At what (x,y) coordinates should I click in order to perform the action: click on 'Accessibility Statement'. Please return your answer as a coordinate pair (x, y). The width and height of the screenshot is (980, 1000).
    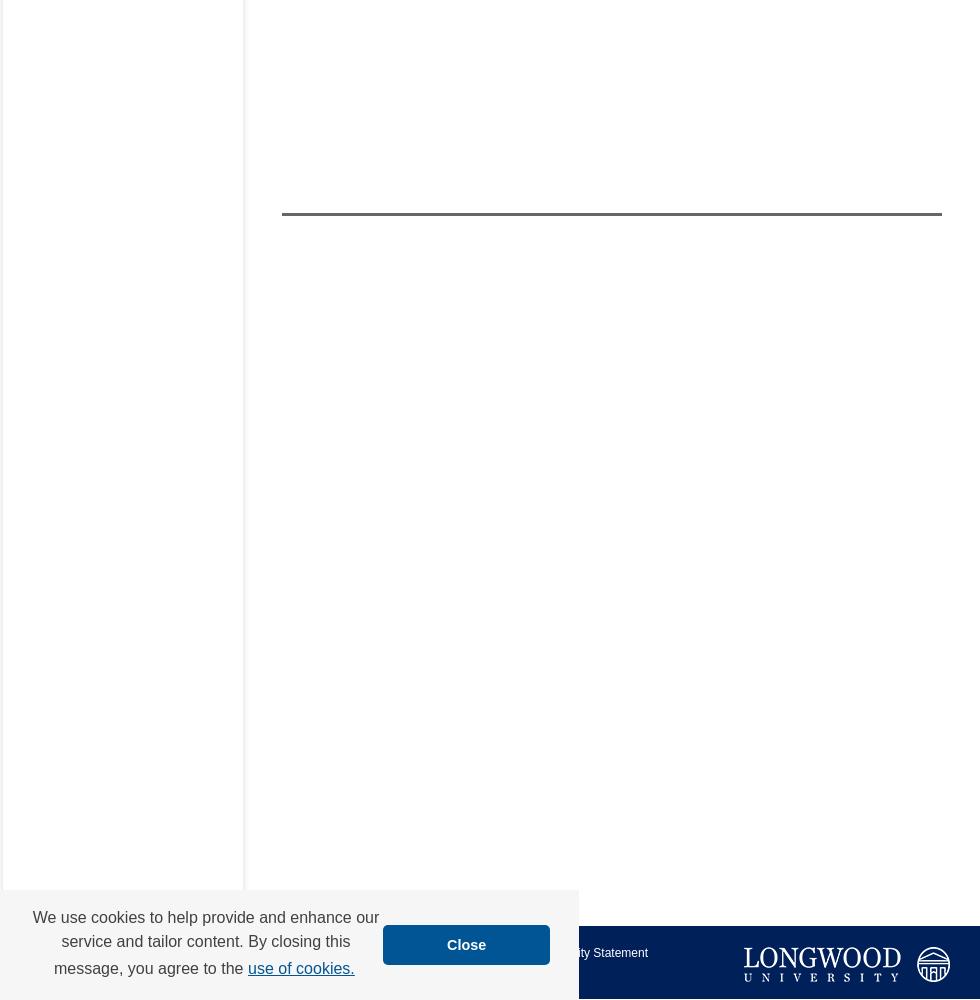
    Looking at the image, I should click on (586, 952).